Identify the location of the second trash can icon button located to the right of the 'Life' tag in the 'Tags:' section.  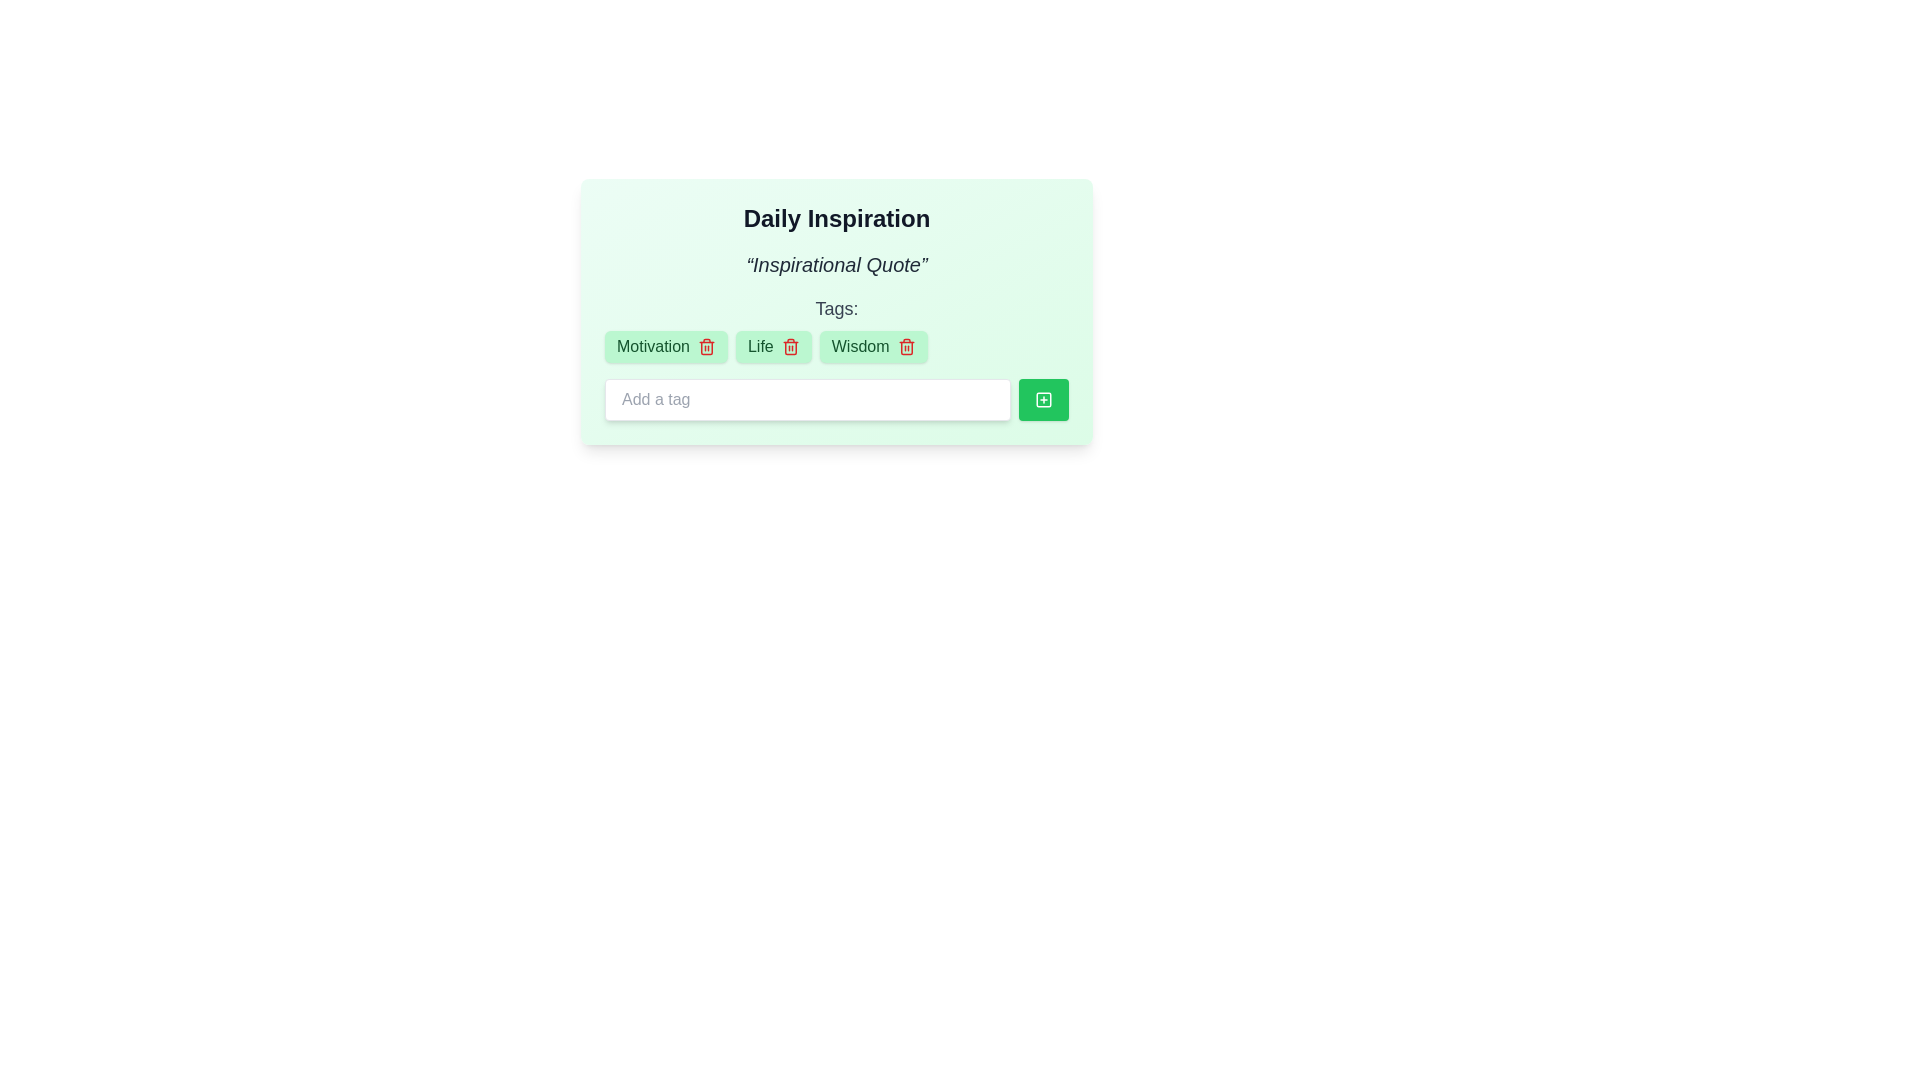
(789, 346).